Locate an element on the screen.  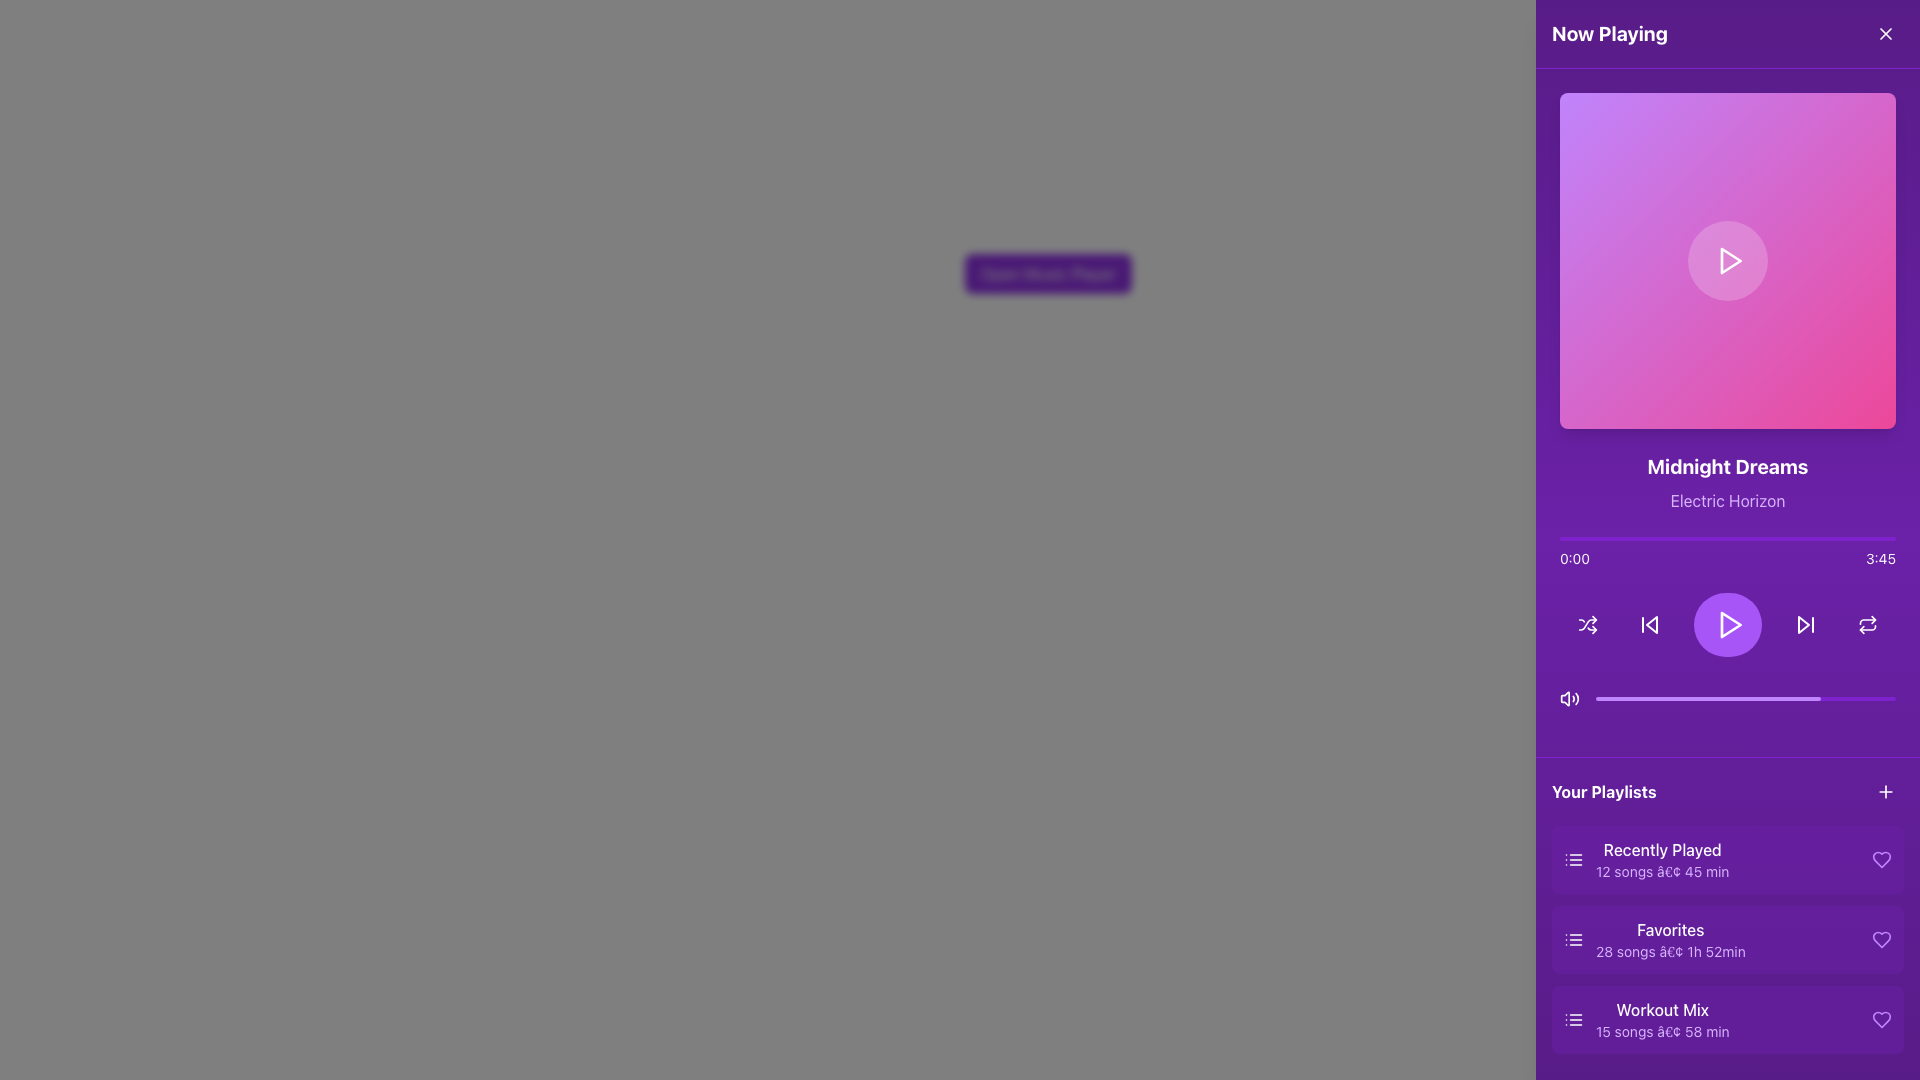
the text element that displays the number of songs and total duration in the 'Recently Played' section, located below the playlist title and above the heart icon is located at coordinates (1662, 870).